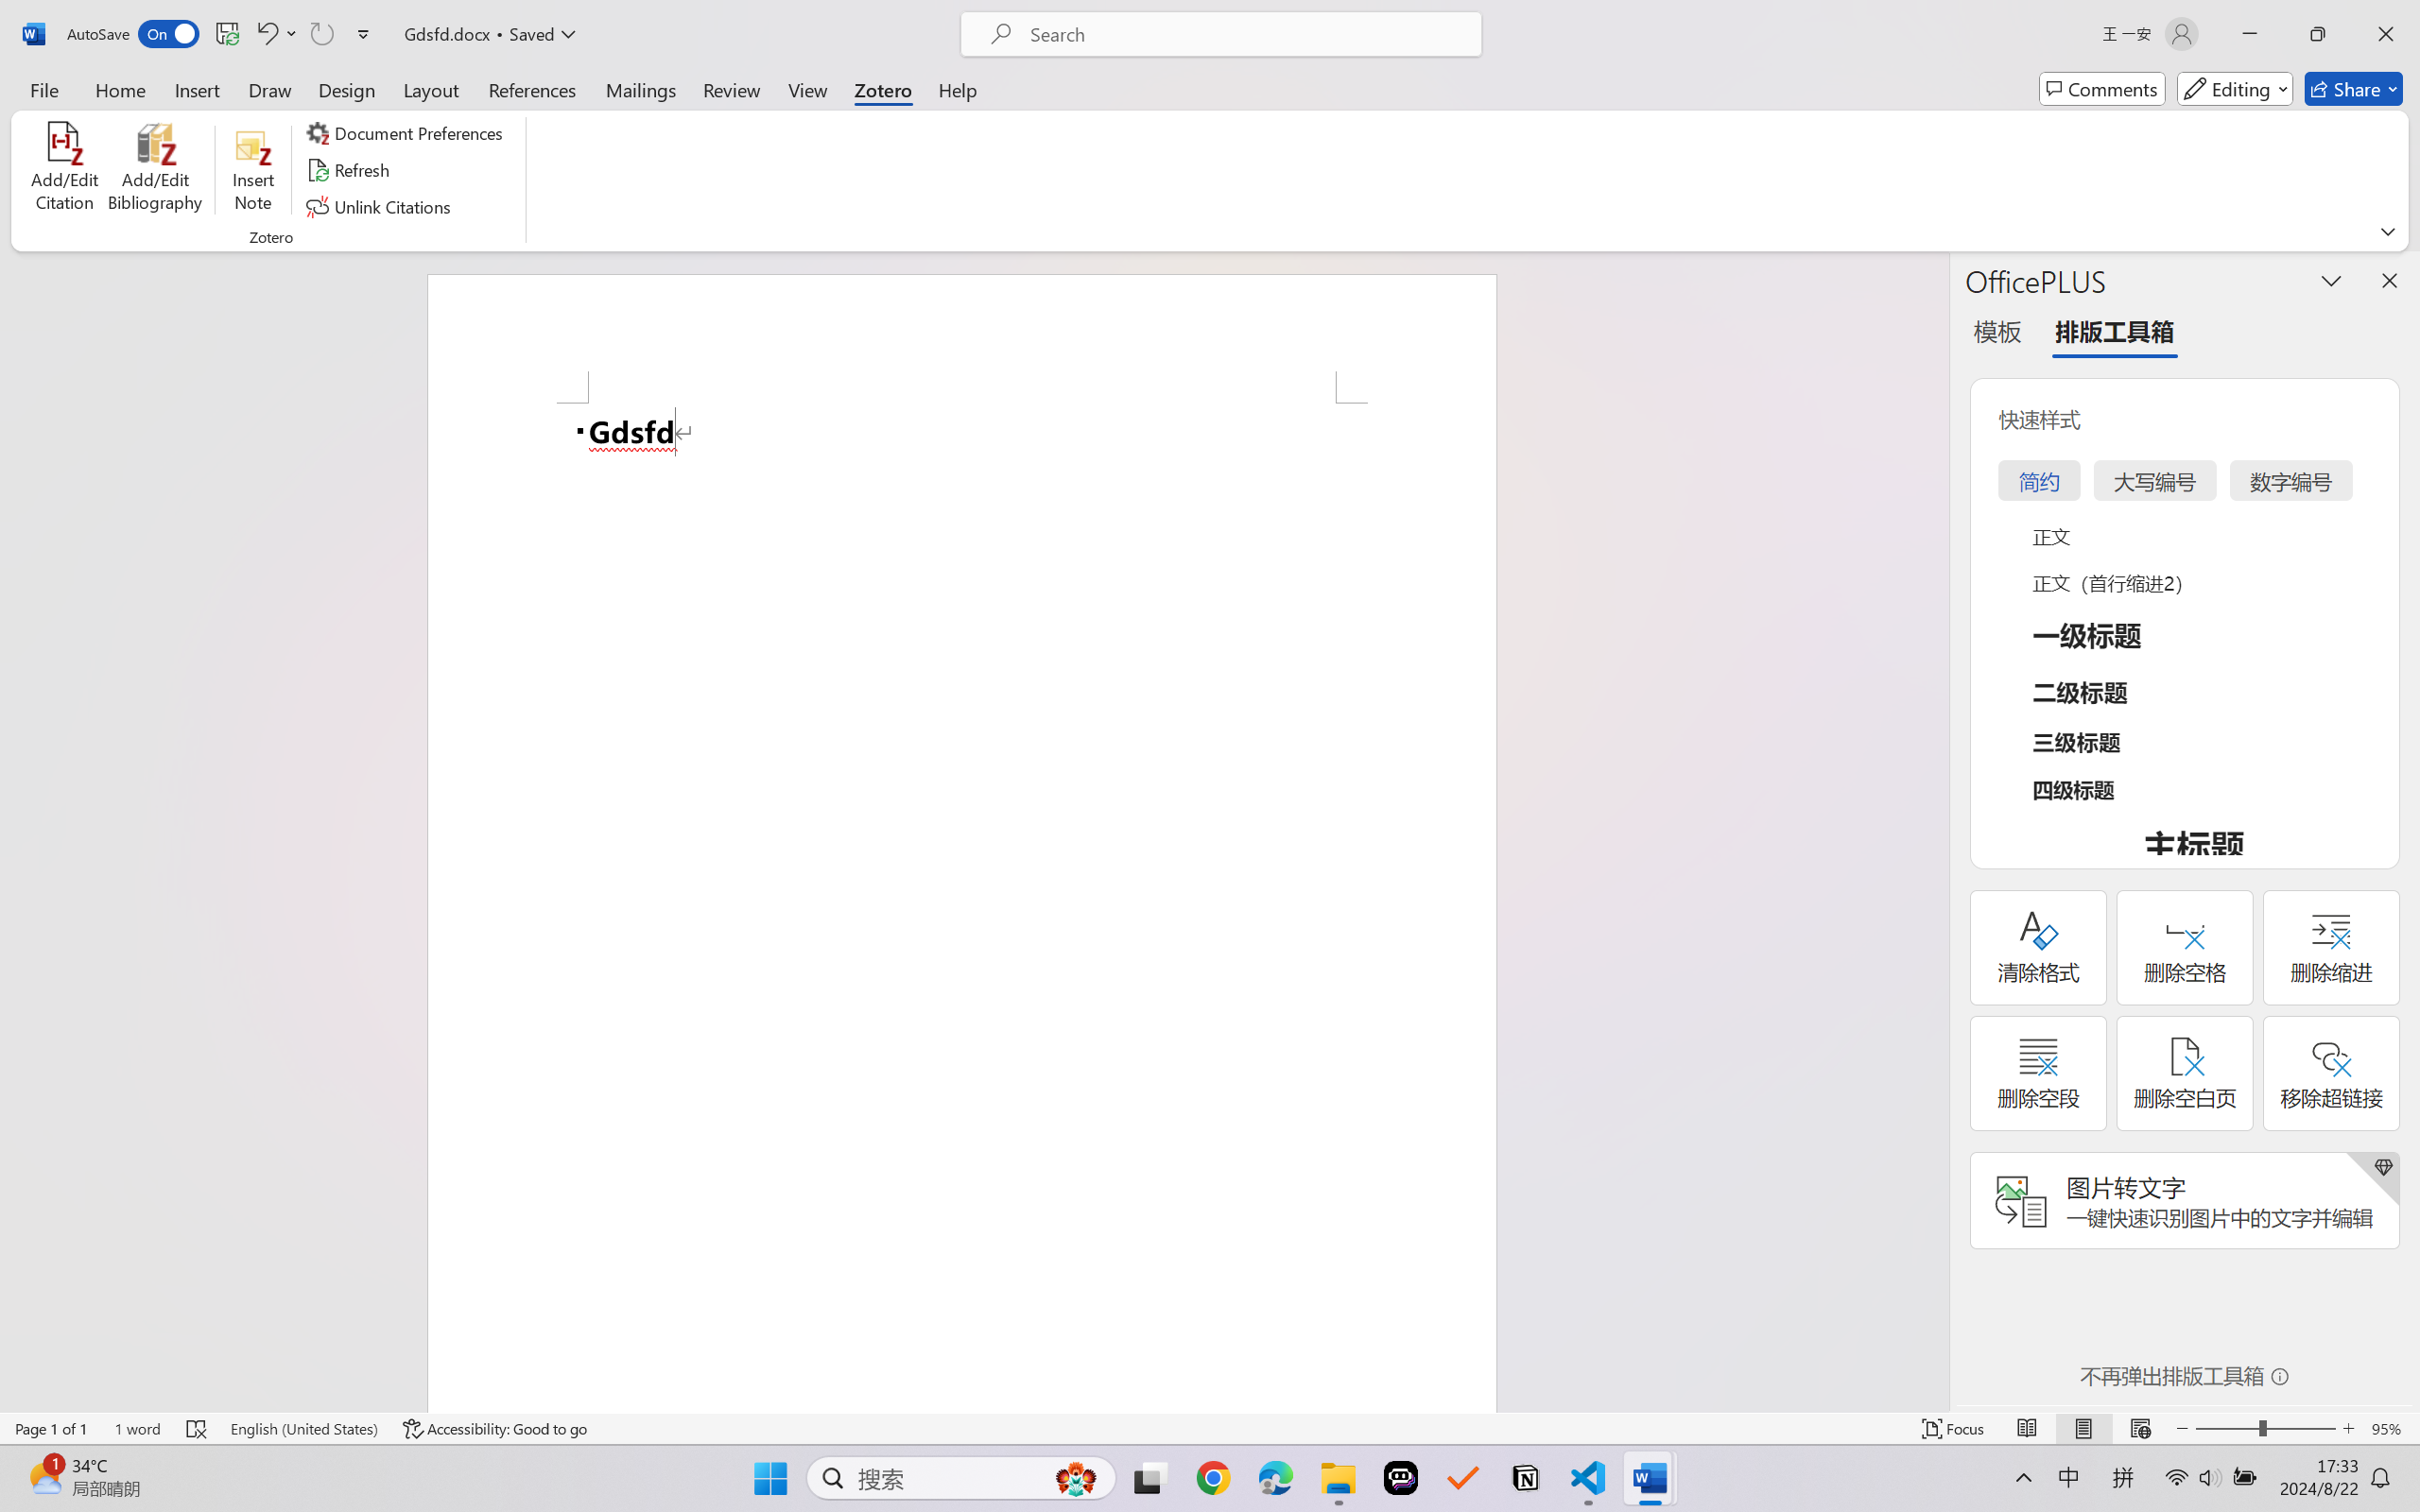 The image size is (2420, 1512). Describe the element at coordinates (197, 1428) in the screenshot. I see `'Spelling and Grammar Check Errors'` at that location.